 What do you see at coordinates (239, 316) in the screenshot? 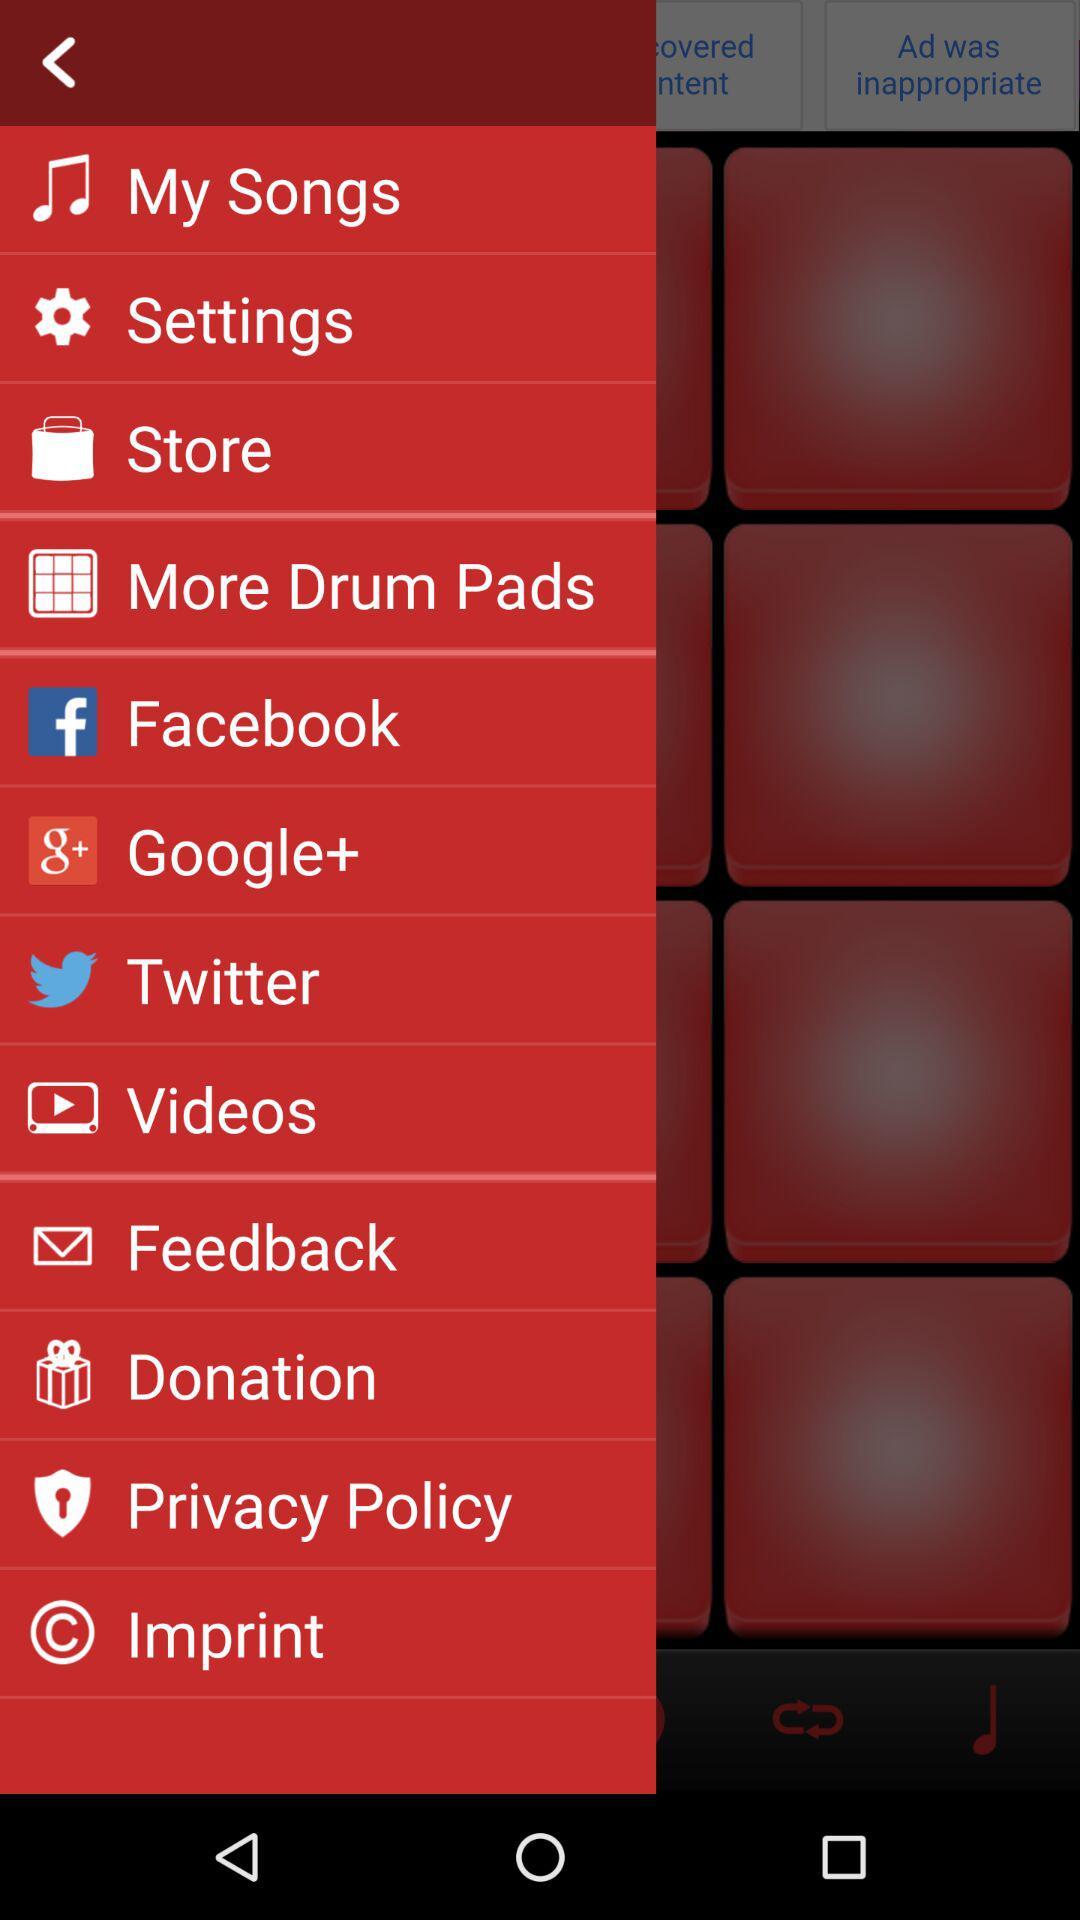
I see `the settings icon` at bounding box center [239, 316].